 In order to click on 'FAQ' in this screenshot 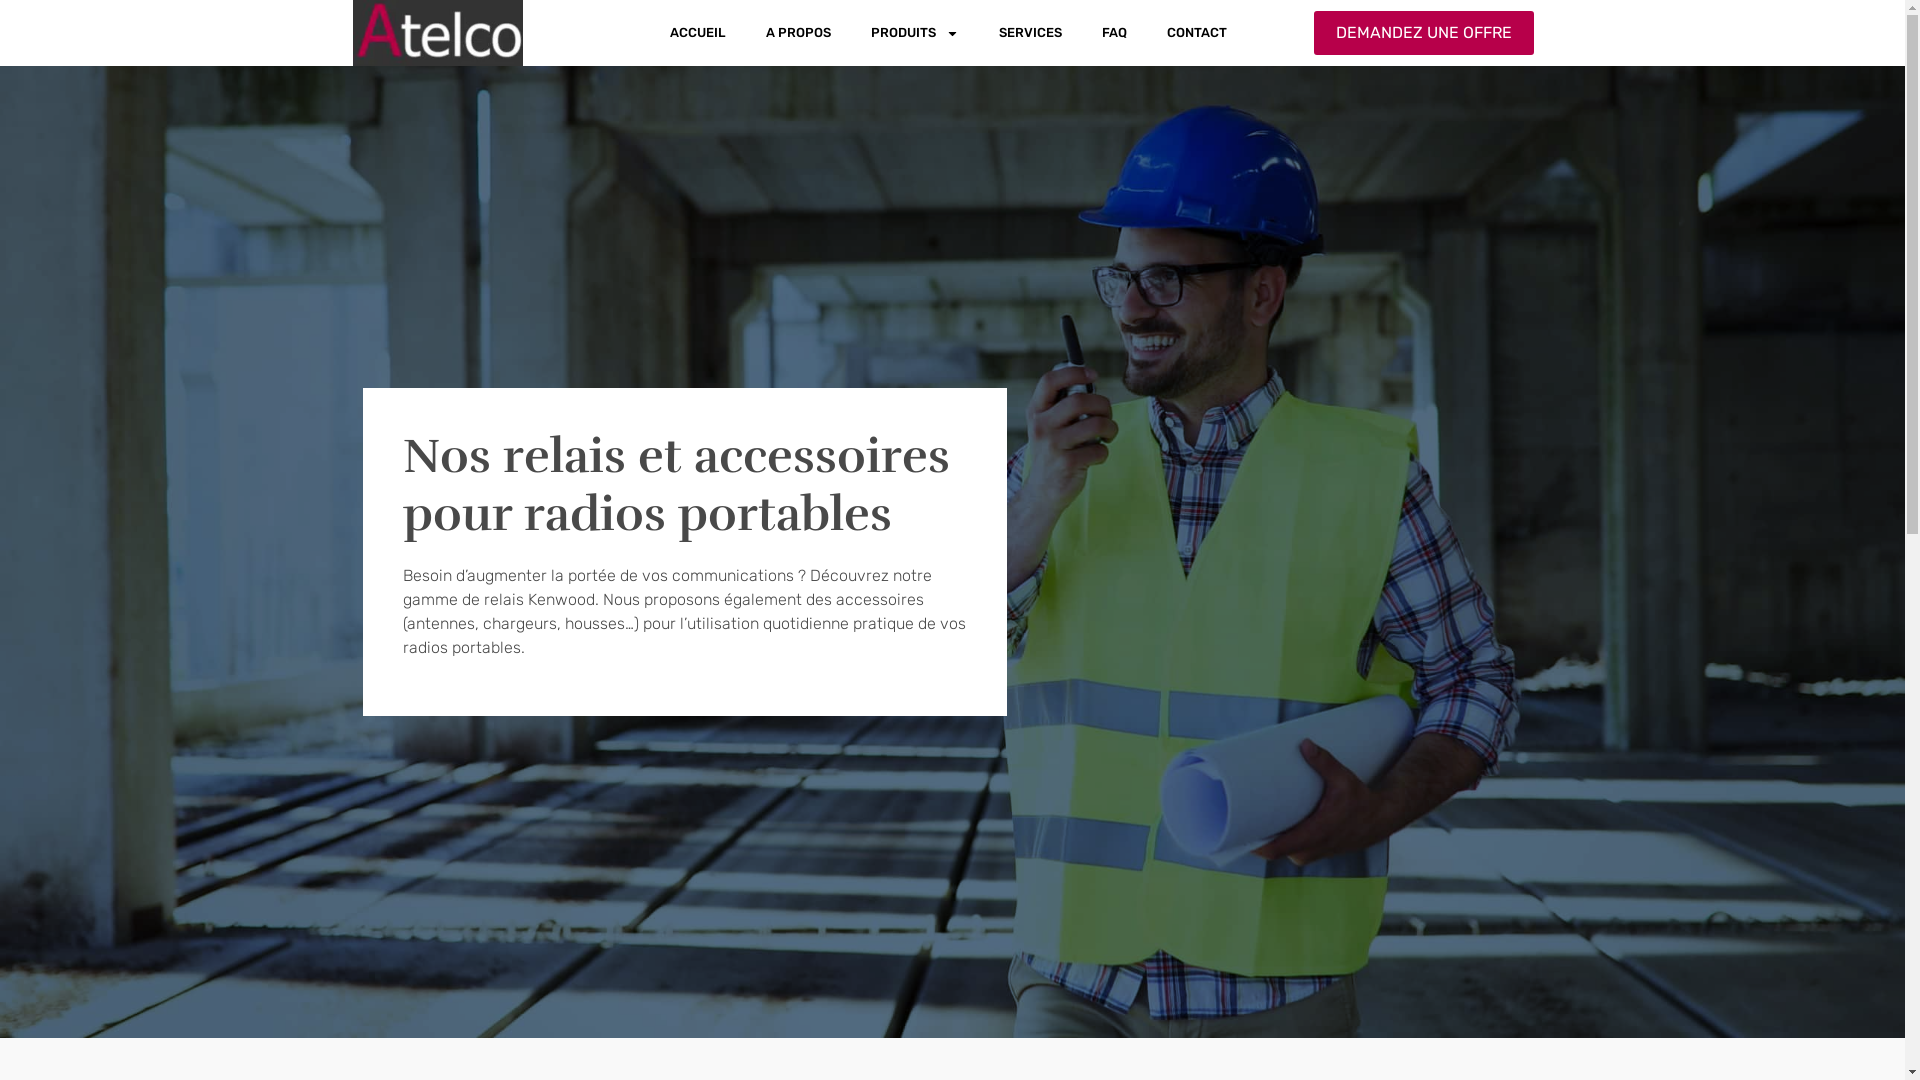, I will do `click(1113, 33)`.